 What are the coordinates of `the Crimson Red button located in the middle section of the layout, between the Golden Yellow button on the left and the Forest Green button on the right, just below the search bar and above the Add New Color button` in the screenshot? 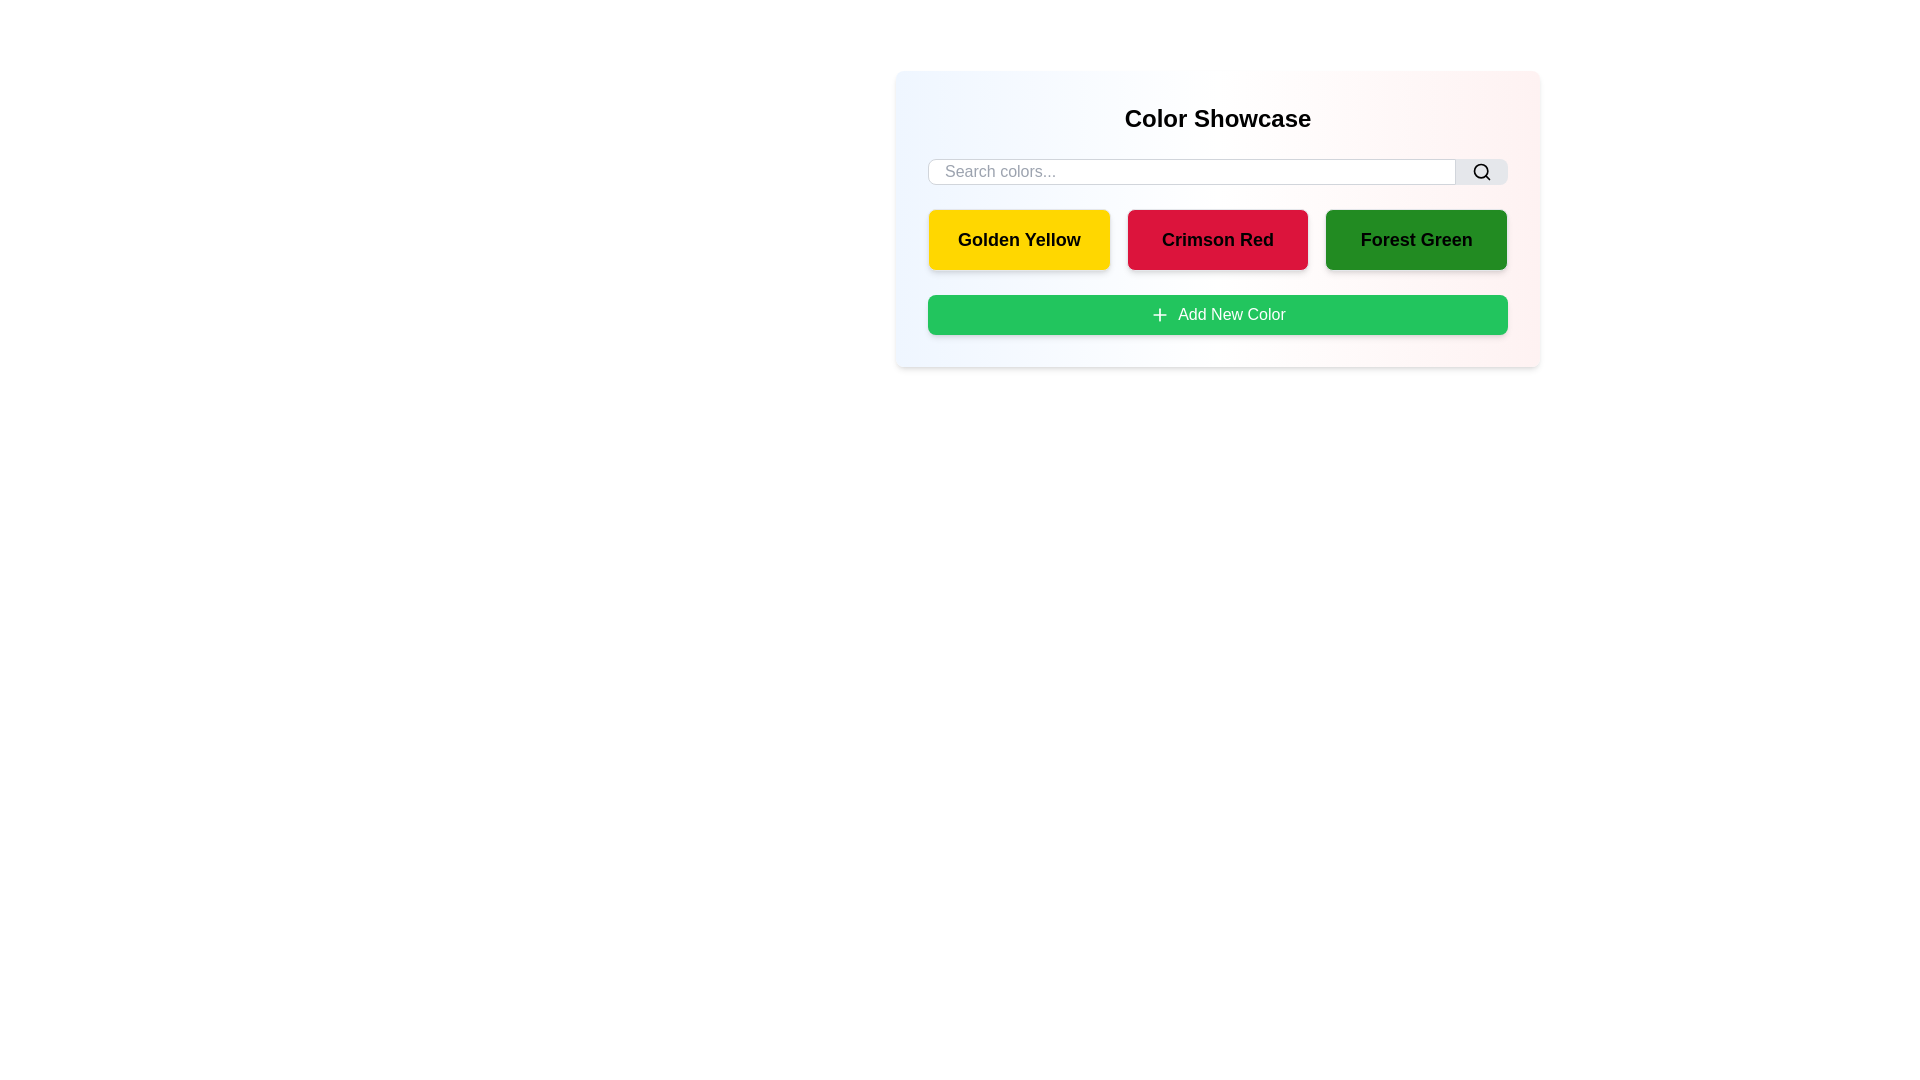 It's located at (1217, 219).